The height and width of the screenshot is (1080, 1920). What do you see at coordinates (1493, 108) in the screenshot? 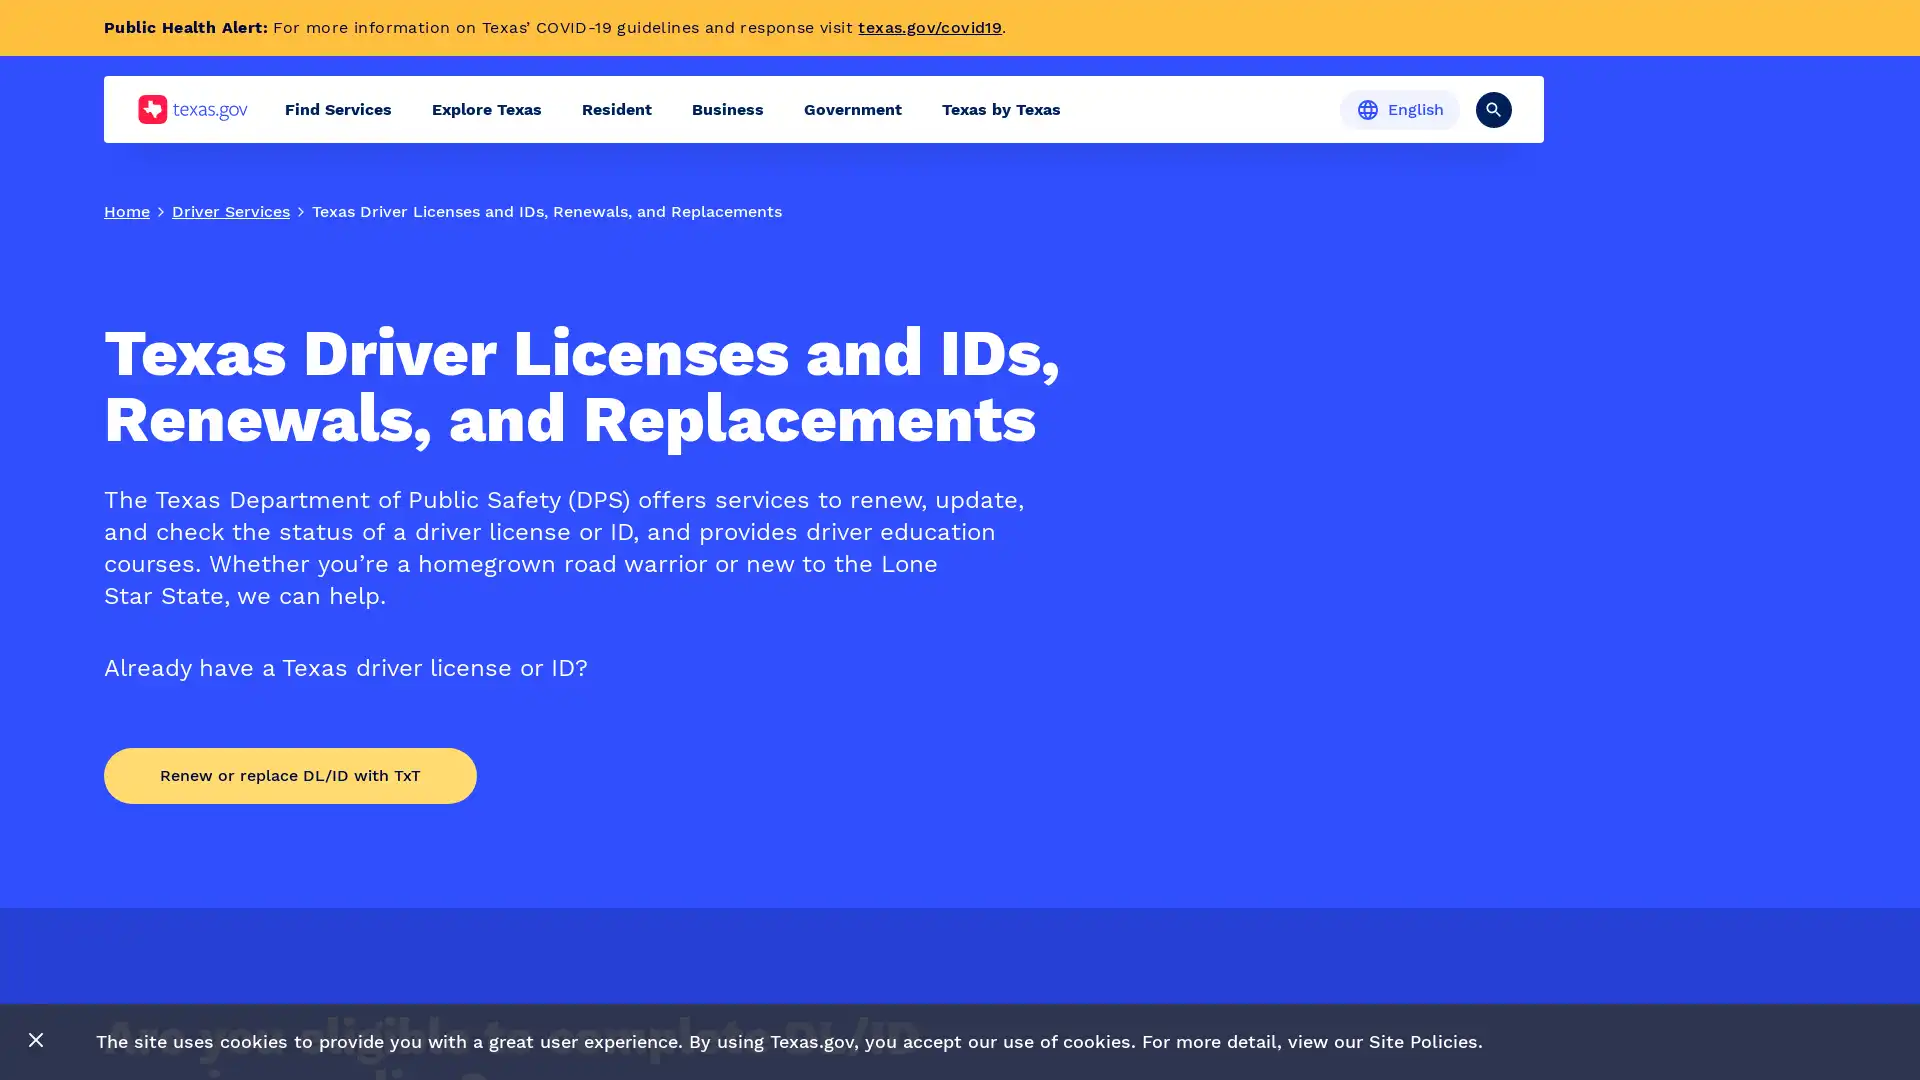
I see `Search` at bounding box center [1493, 108].